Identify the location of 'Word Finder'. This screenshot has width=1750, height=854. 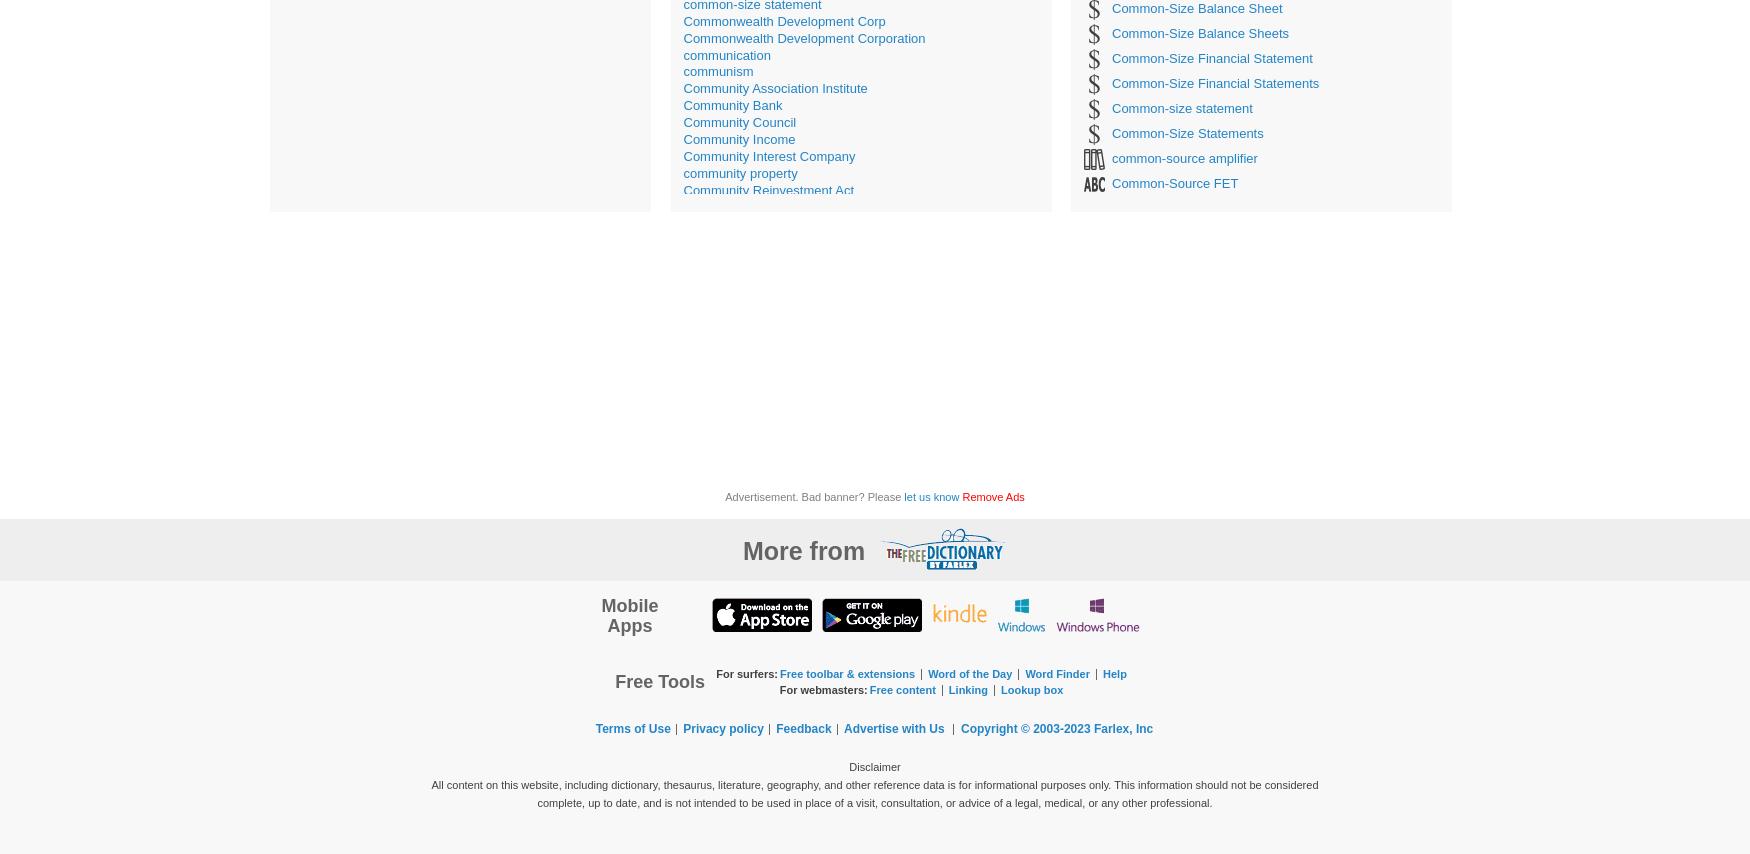
(1023, 672).